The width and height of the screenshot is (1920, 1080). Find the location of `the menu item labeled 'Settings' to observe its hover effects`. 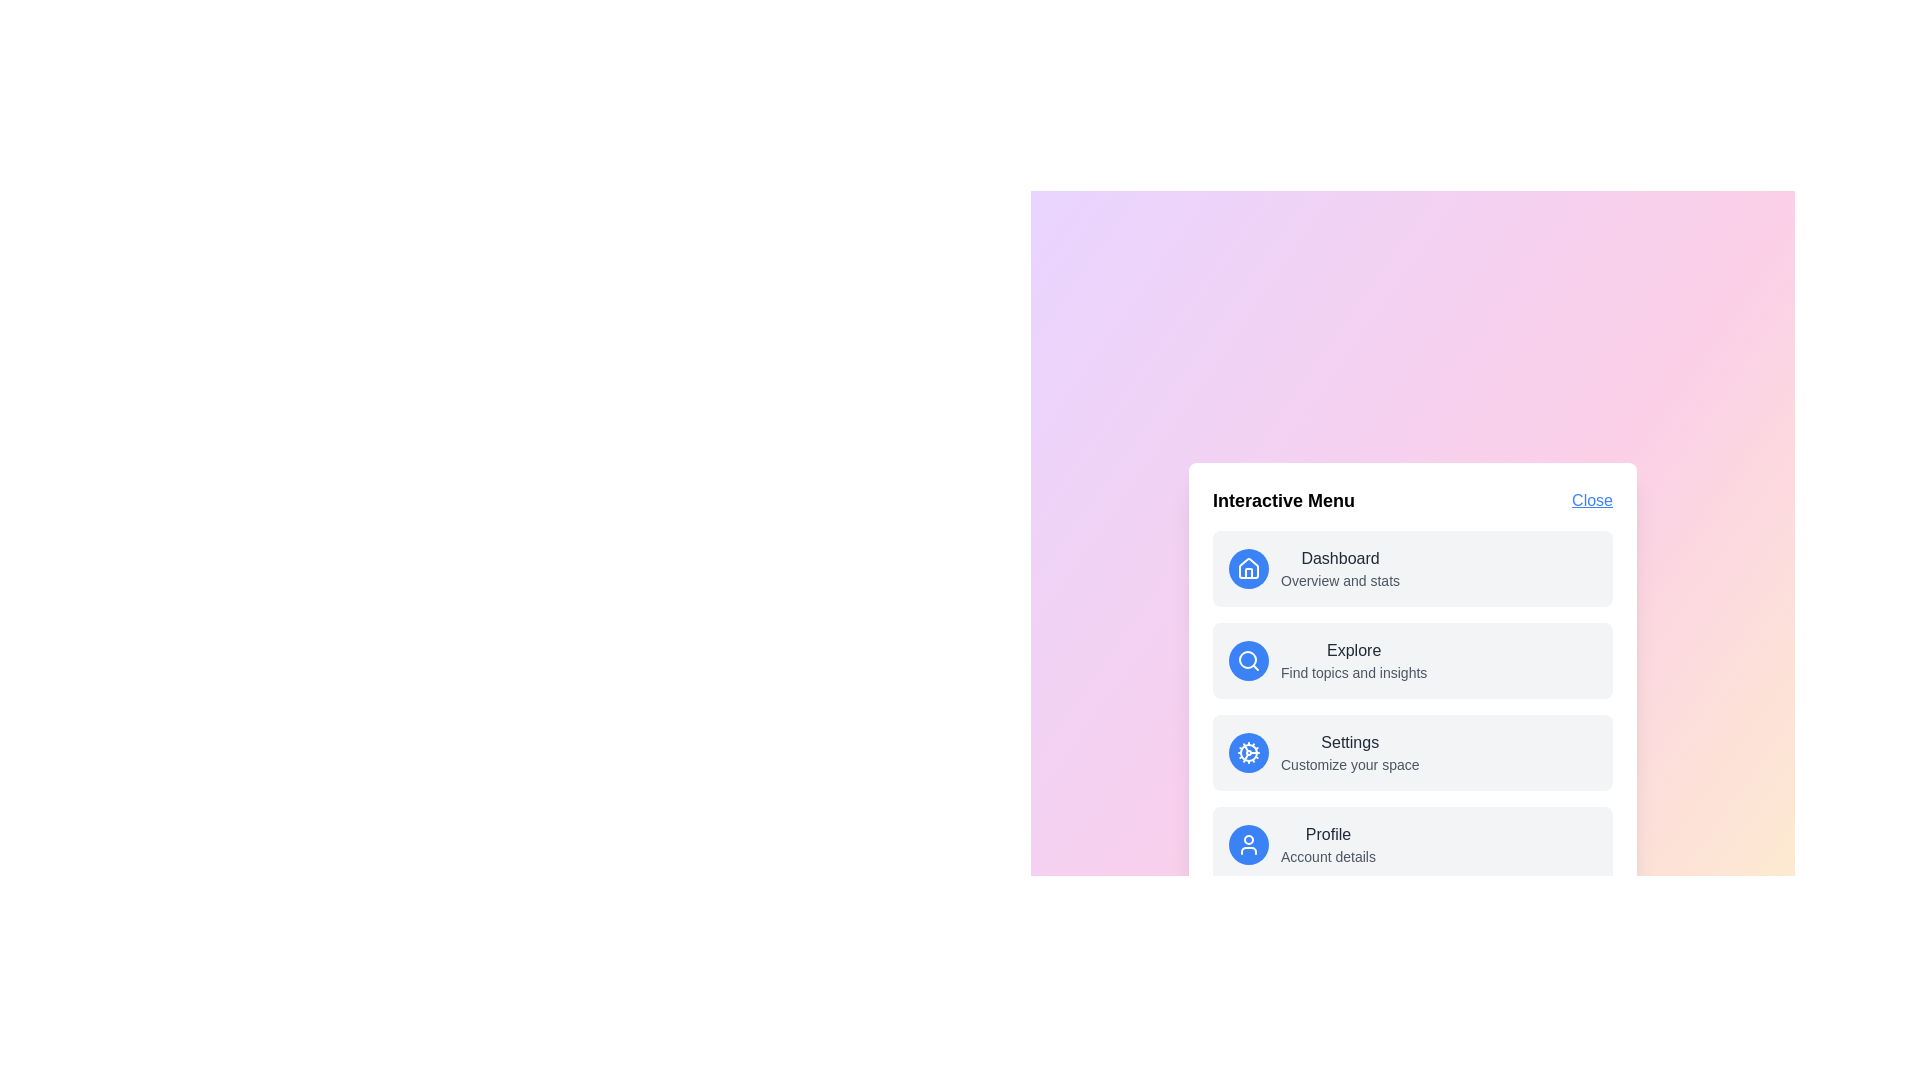

the menu item labeled 'Settings' to observe its hover effects is located at coordinates (1411, 752).